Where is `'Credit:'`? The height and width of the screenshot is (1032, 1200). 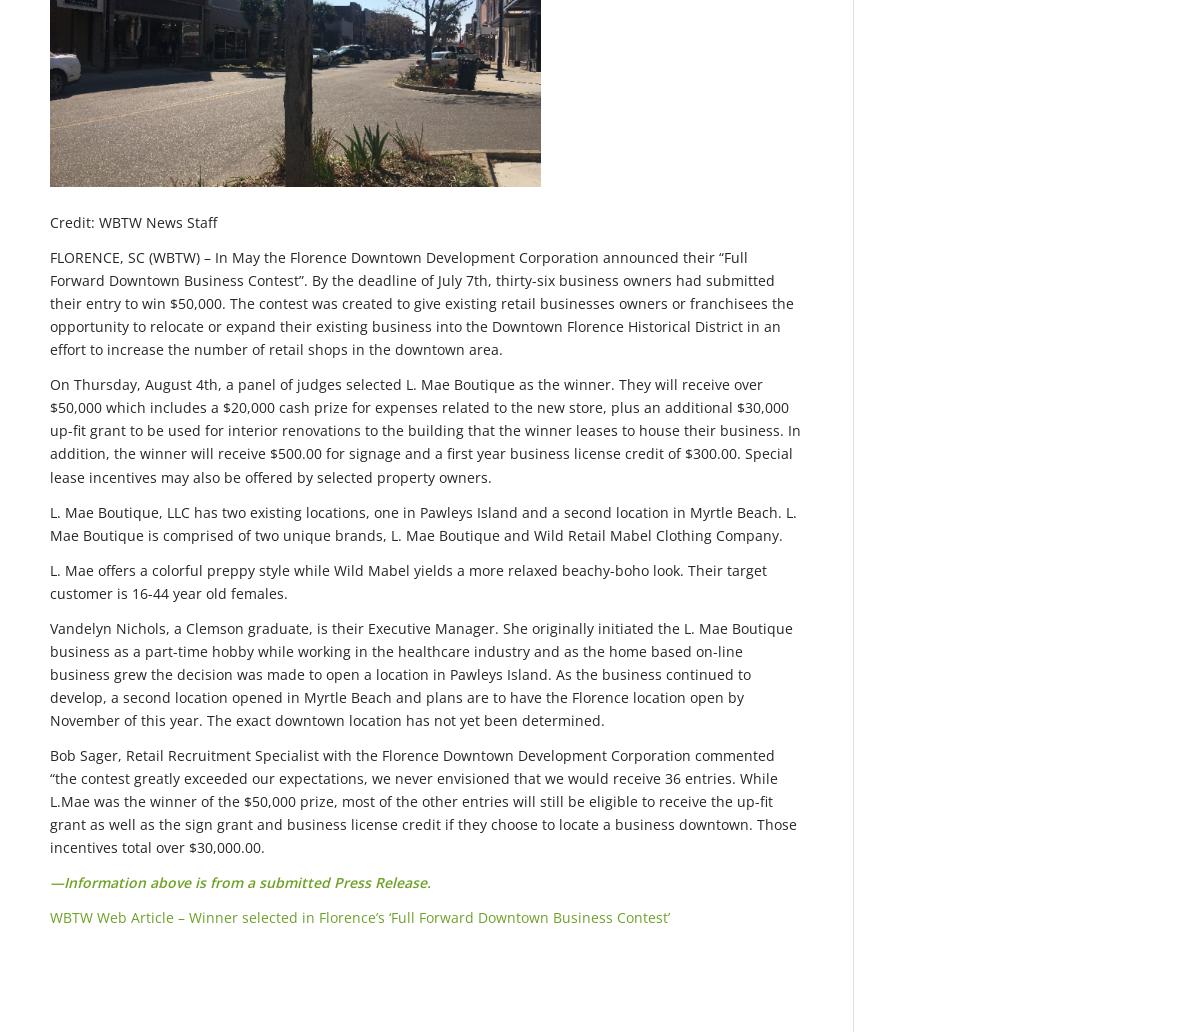
'Credit:' is located at coordinates (74, 220).